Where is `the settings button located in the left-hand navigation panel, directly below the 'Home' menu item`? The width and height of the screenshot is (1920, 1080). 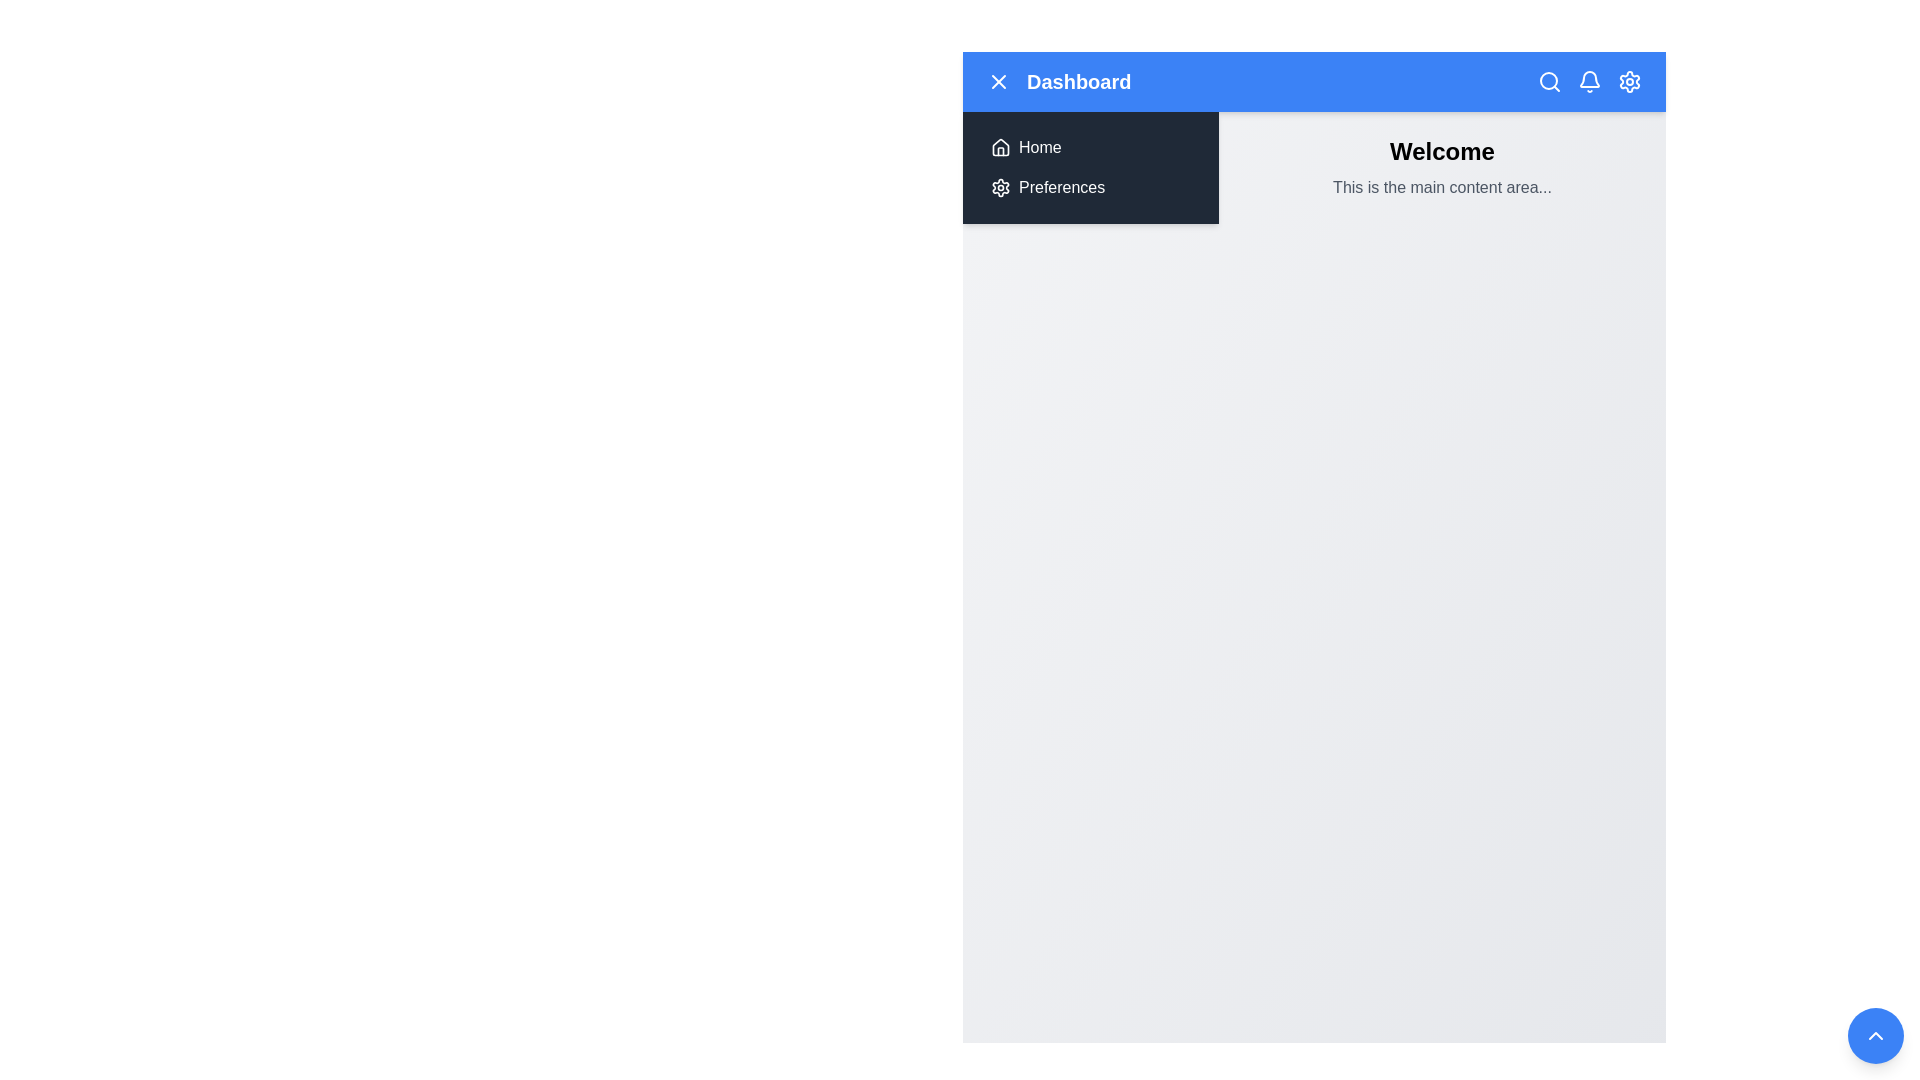
the settings button located in the left-hand navigation panel, directly below the 'Home' menu item is located at coordinates (1089, 188).